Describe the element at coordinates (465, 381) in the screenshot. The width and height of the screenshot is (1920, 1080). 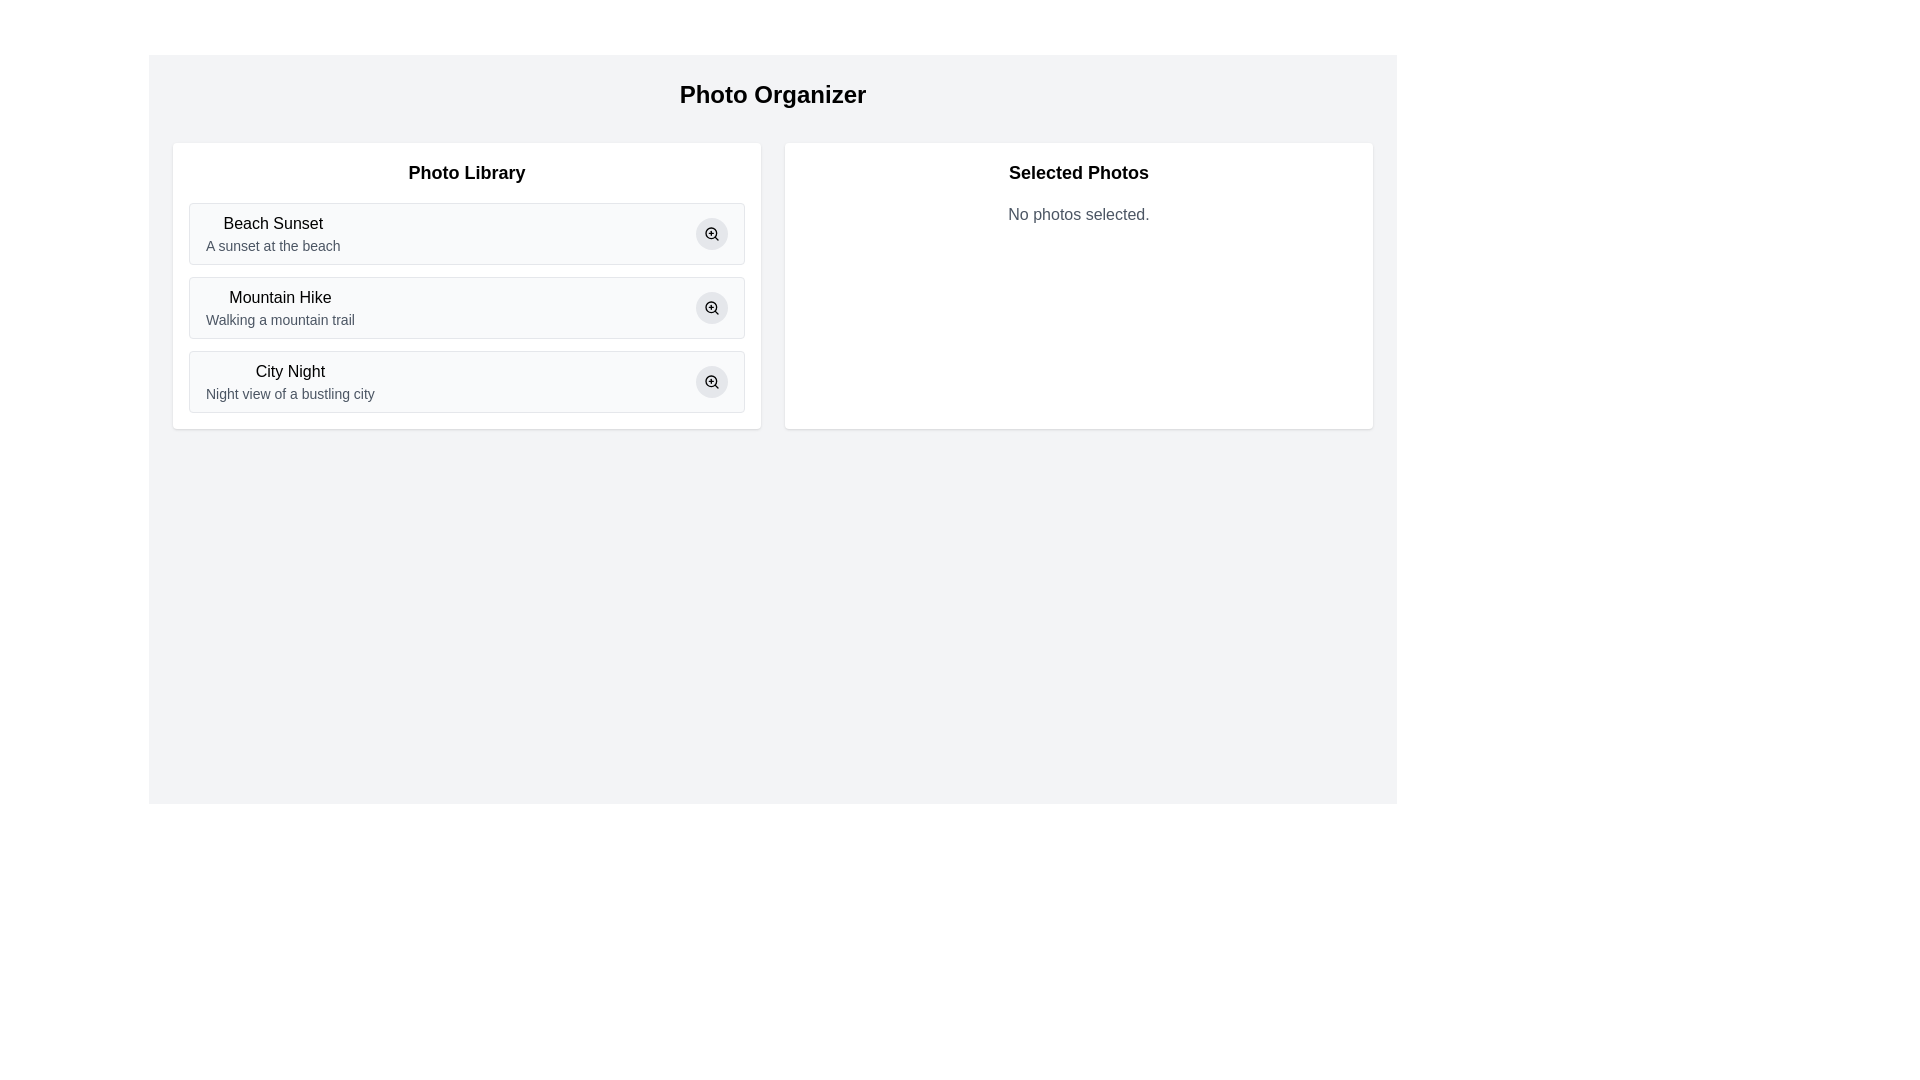
I see `the third list item titled 'City Night' in the 'Photo Library' section` at that location.